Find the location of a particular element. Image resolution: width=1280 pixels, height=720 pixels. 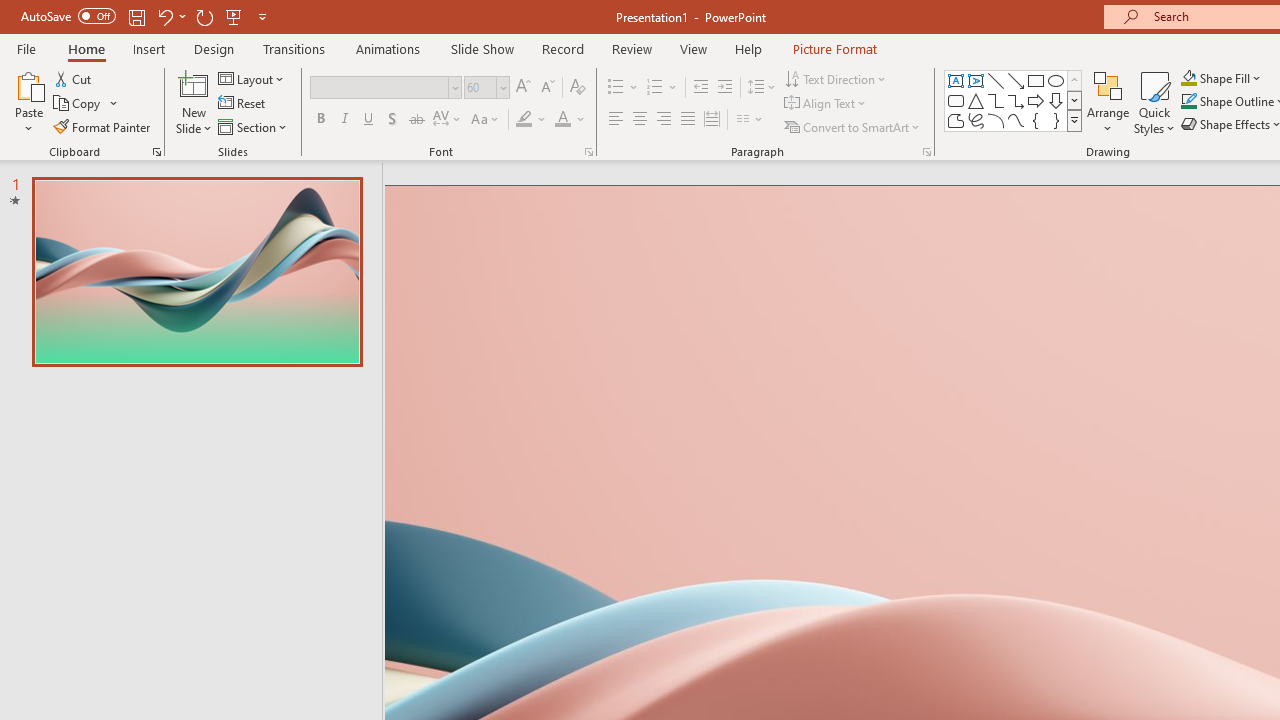

'Rectangle: Rounded Corners' is located at coordinates (955, 100).